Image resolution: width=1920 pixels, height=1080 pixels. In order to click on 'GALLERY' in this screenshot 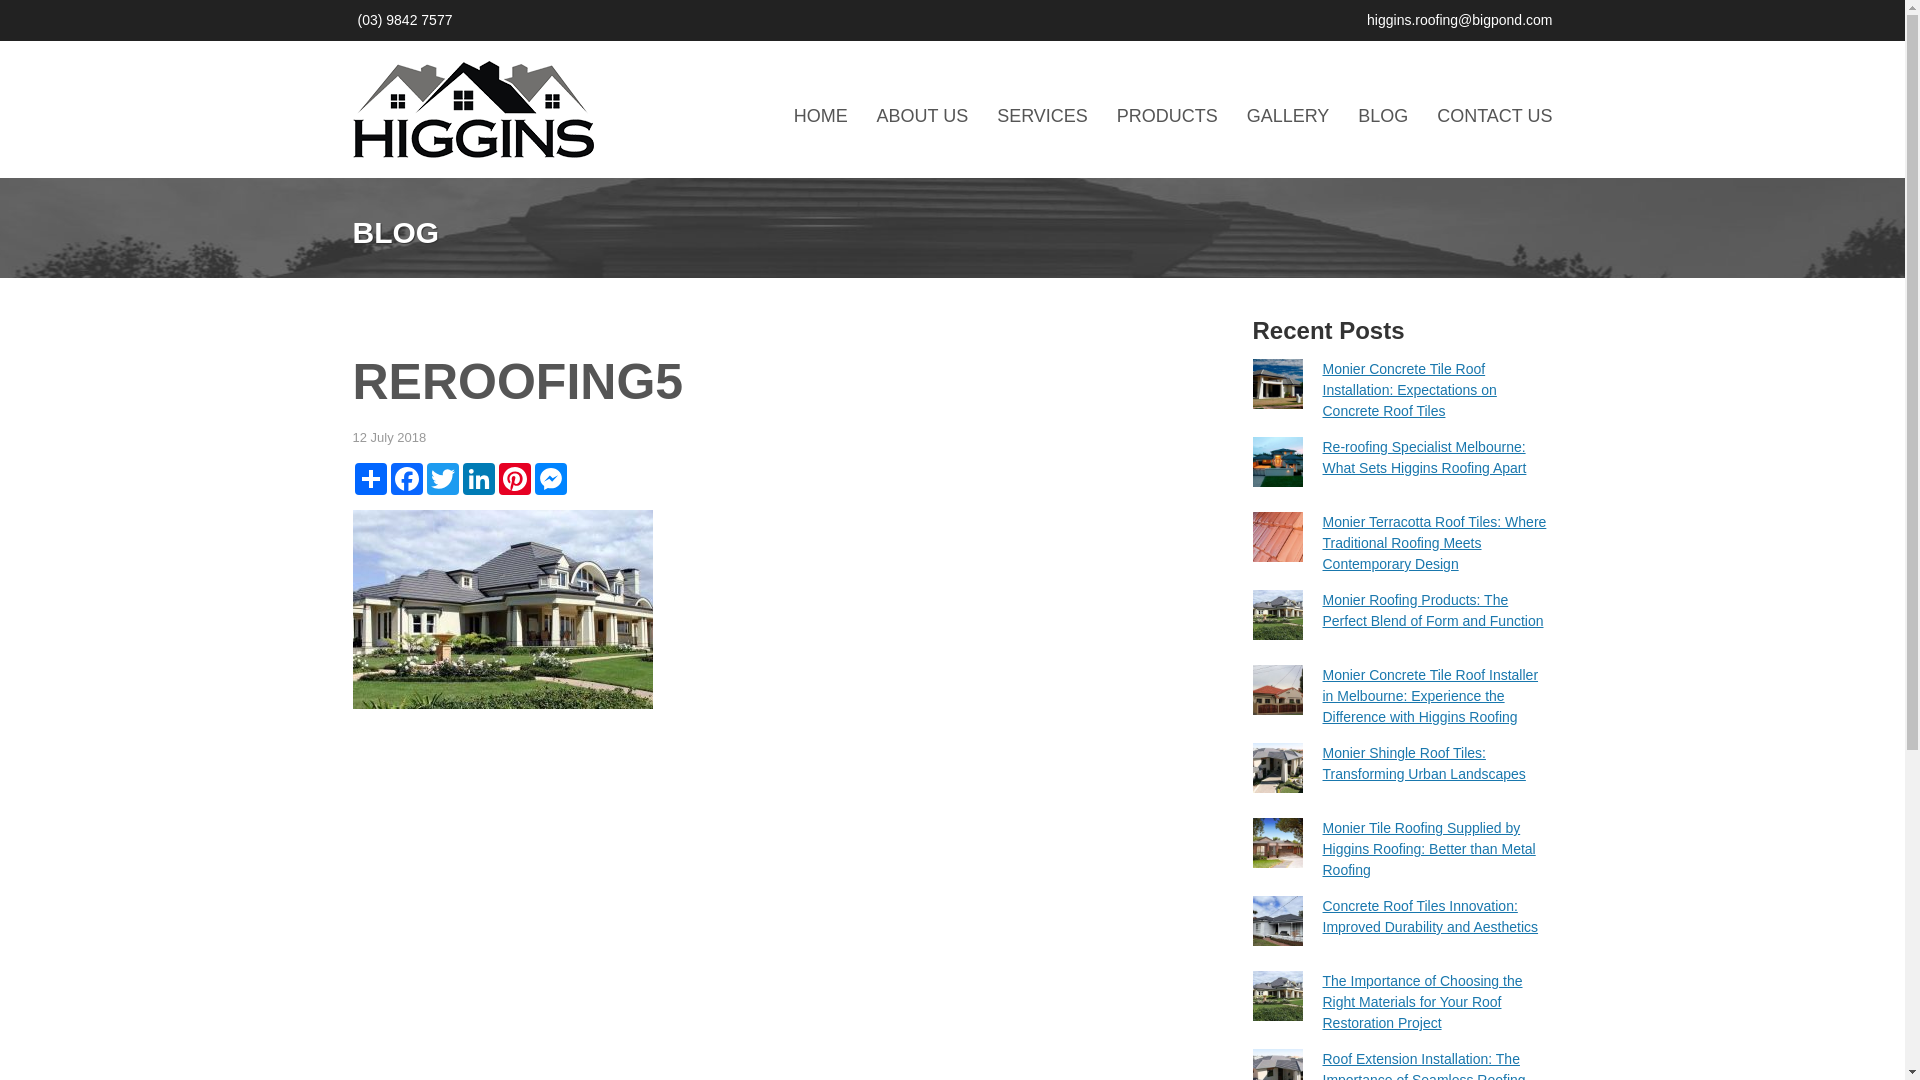, I will do `click(1246, 115)`.